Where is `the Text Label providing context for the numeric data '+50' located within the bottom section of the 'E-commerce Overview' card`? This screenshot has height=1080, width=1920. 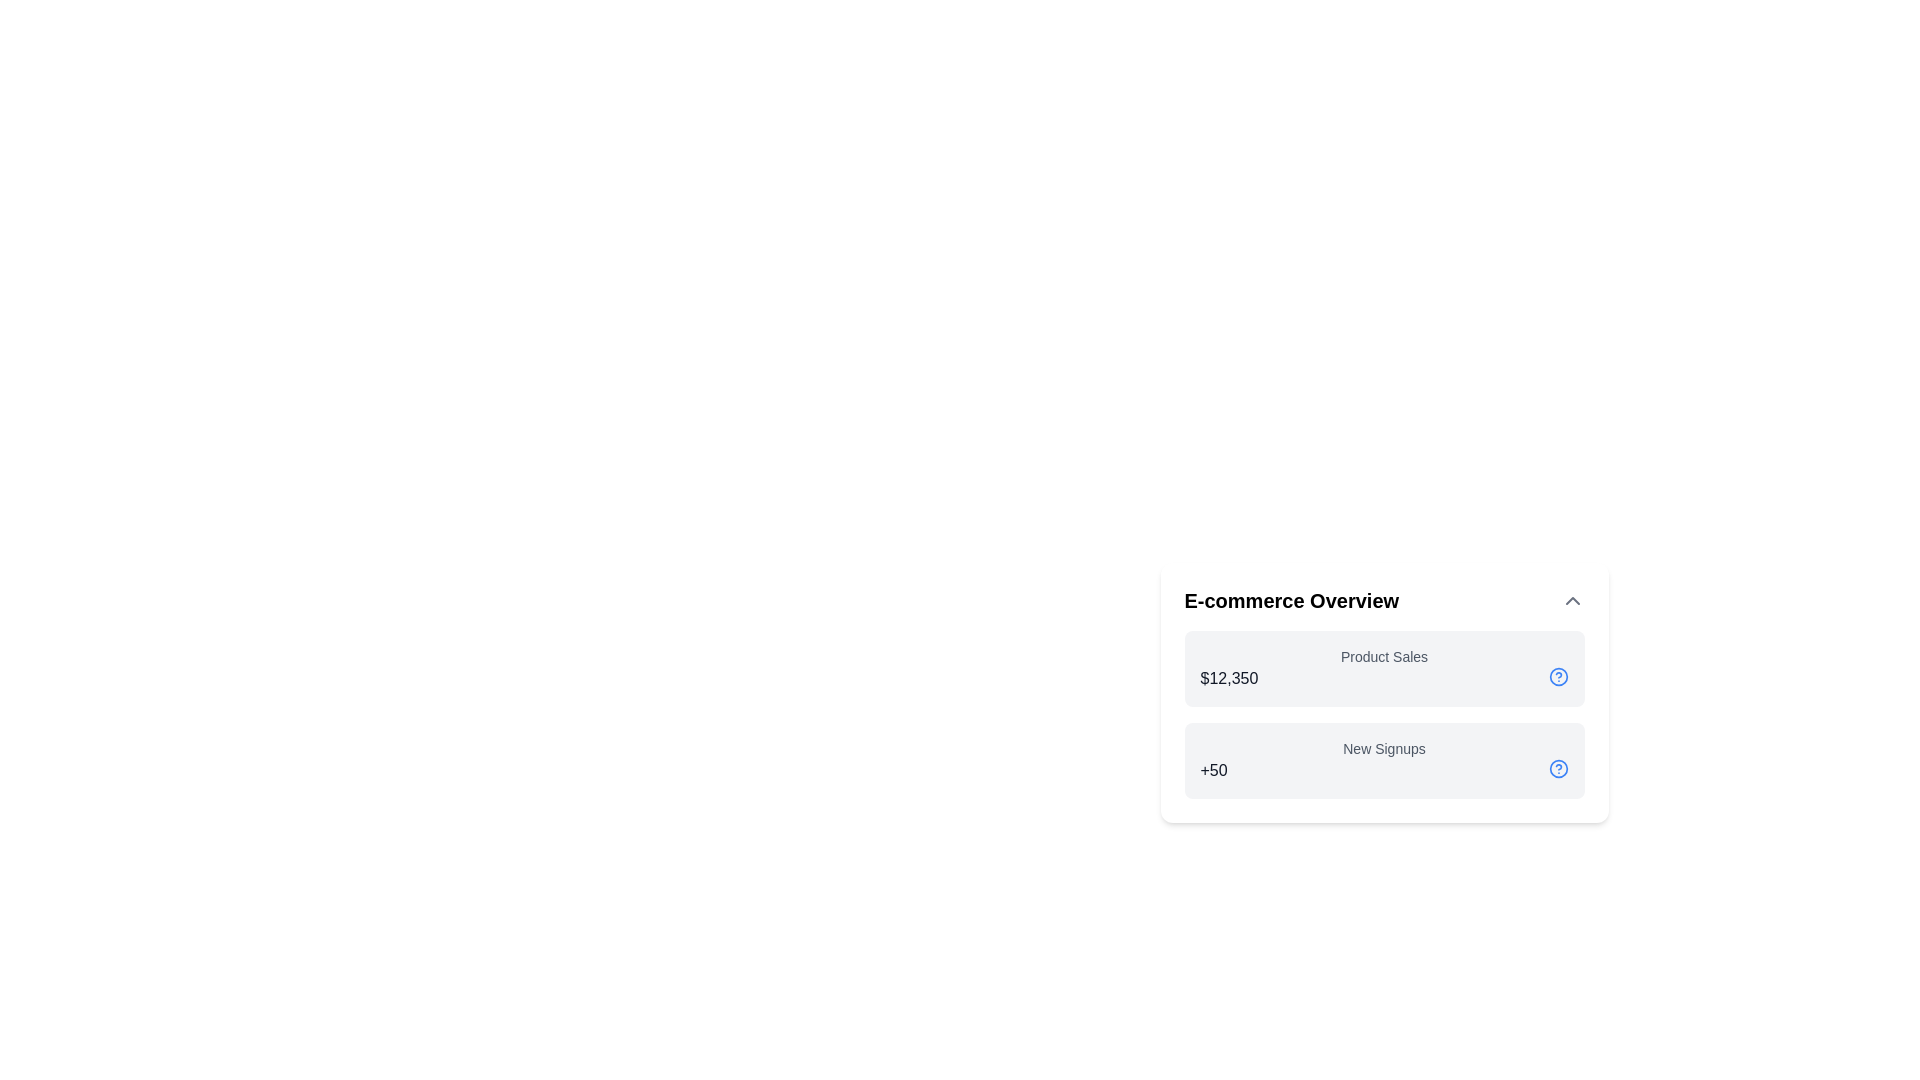
the Text Label providing context for the numeric data '+50' located within the bottom section of the 'E-commerce Overview' card is located at coordinates (1383, 748).